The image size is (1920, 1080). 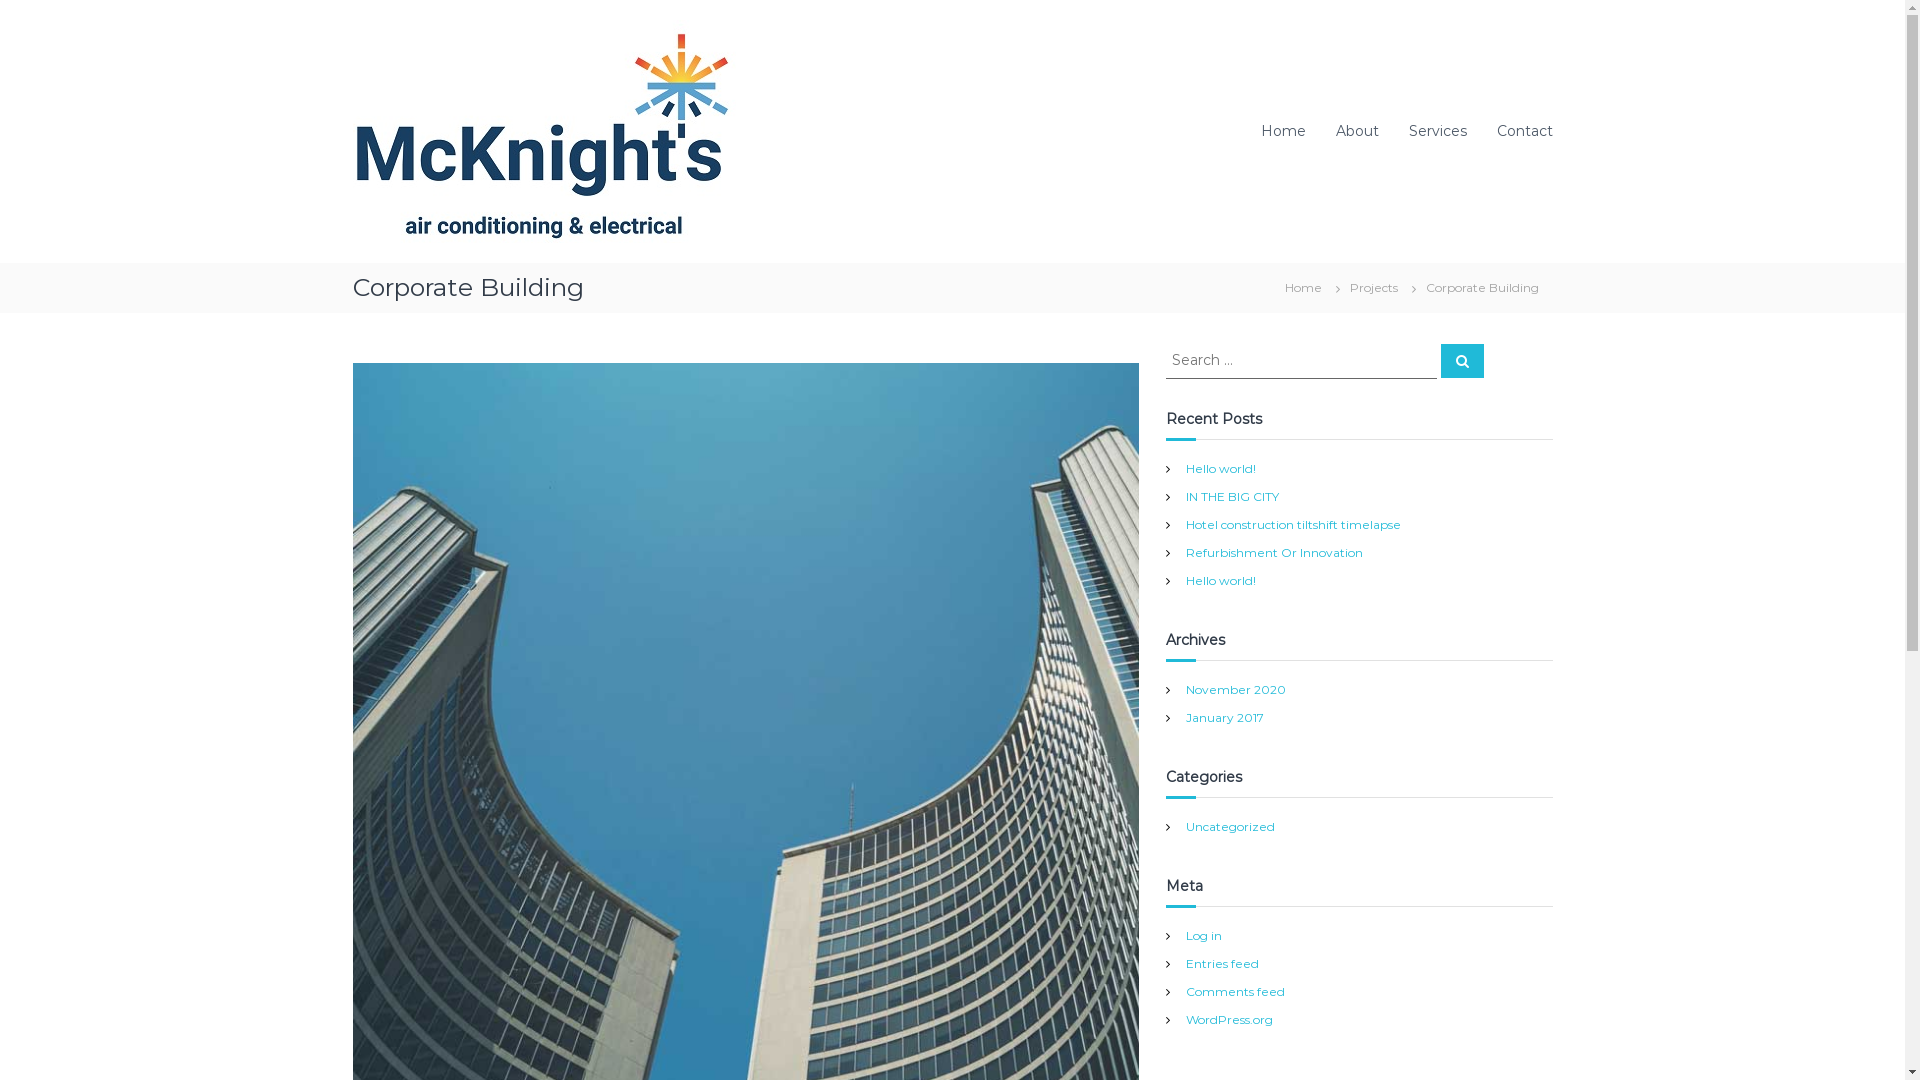 What do you see at coordinates (1203, 935) in the screenshot?
I see `'Log in'` at bounding box center [1203, 935].